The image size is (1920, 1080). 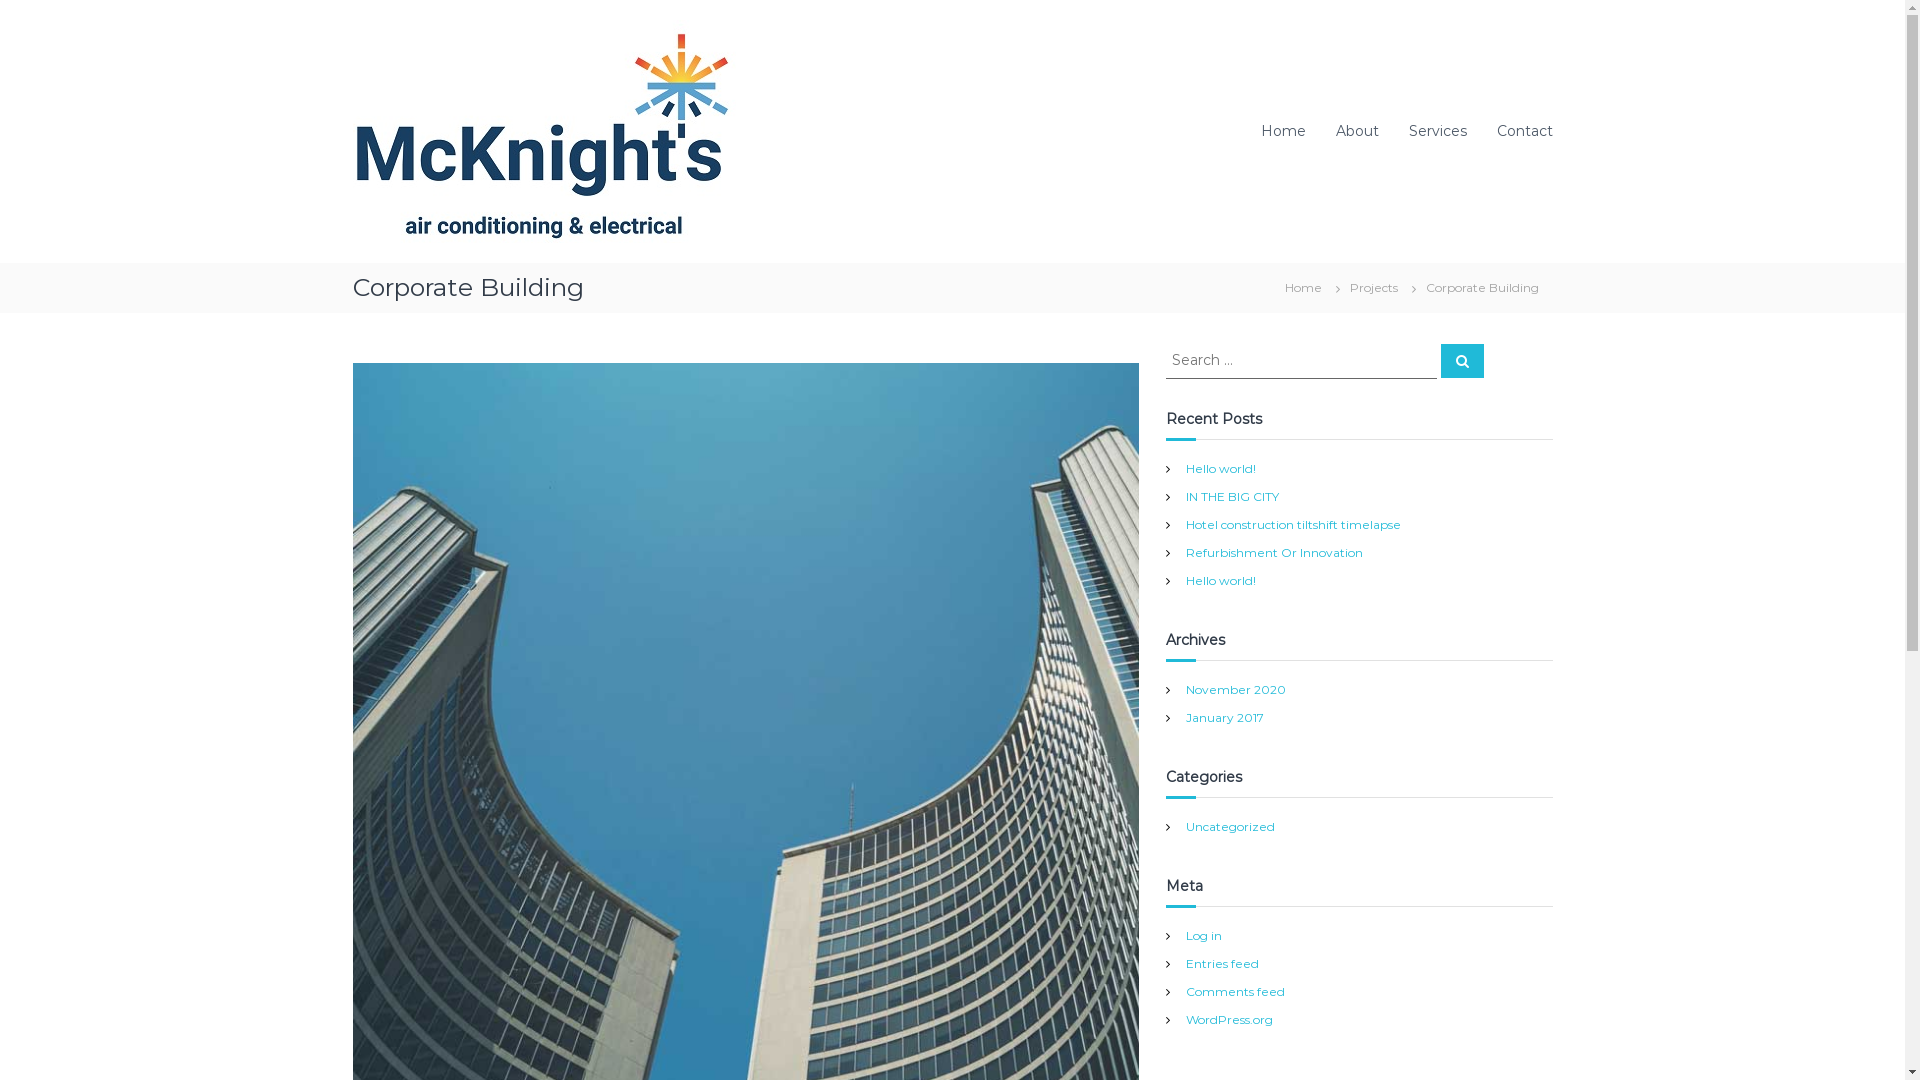 What do you see at coordinates (1203, 935) in the screenshot?
I see `'Log in'` at bounding box center [1203, 935].